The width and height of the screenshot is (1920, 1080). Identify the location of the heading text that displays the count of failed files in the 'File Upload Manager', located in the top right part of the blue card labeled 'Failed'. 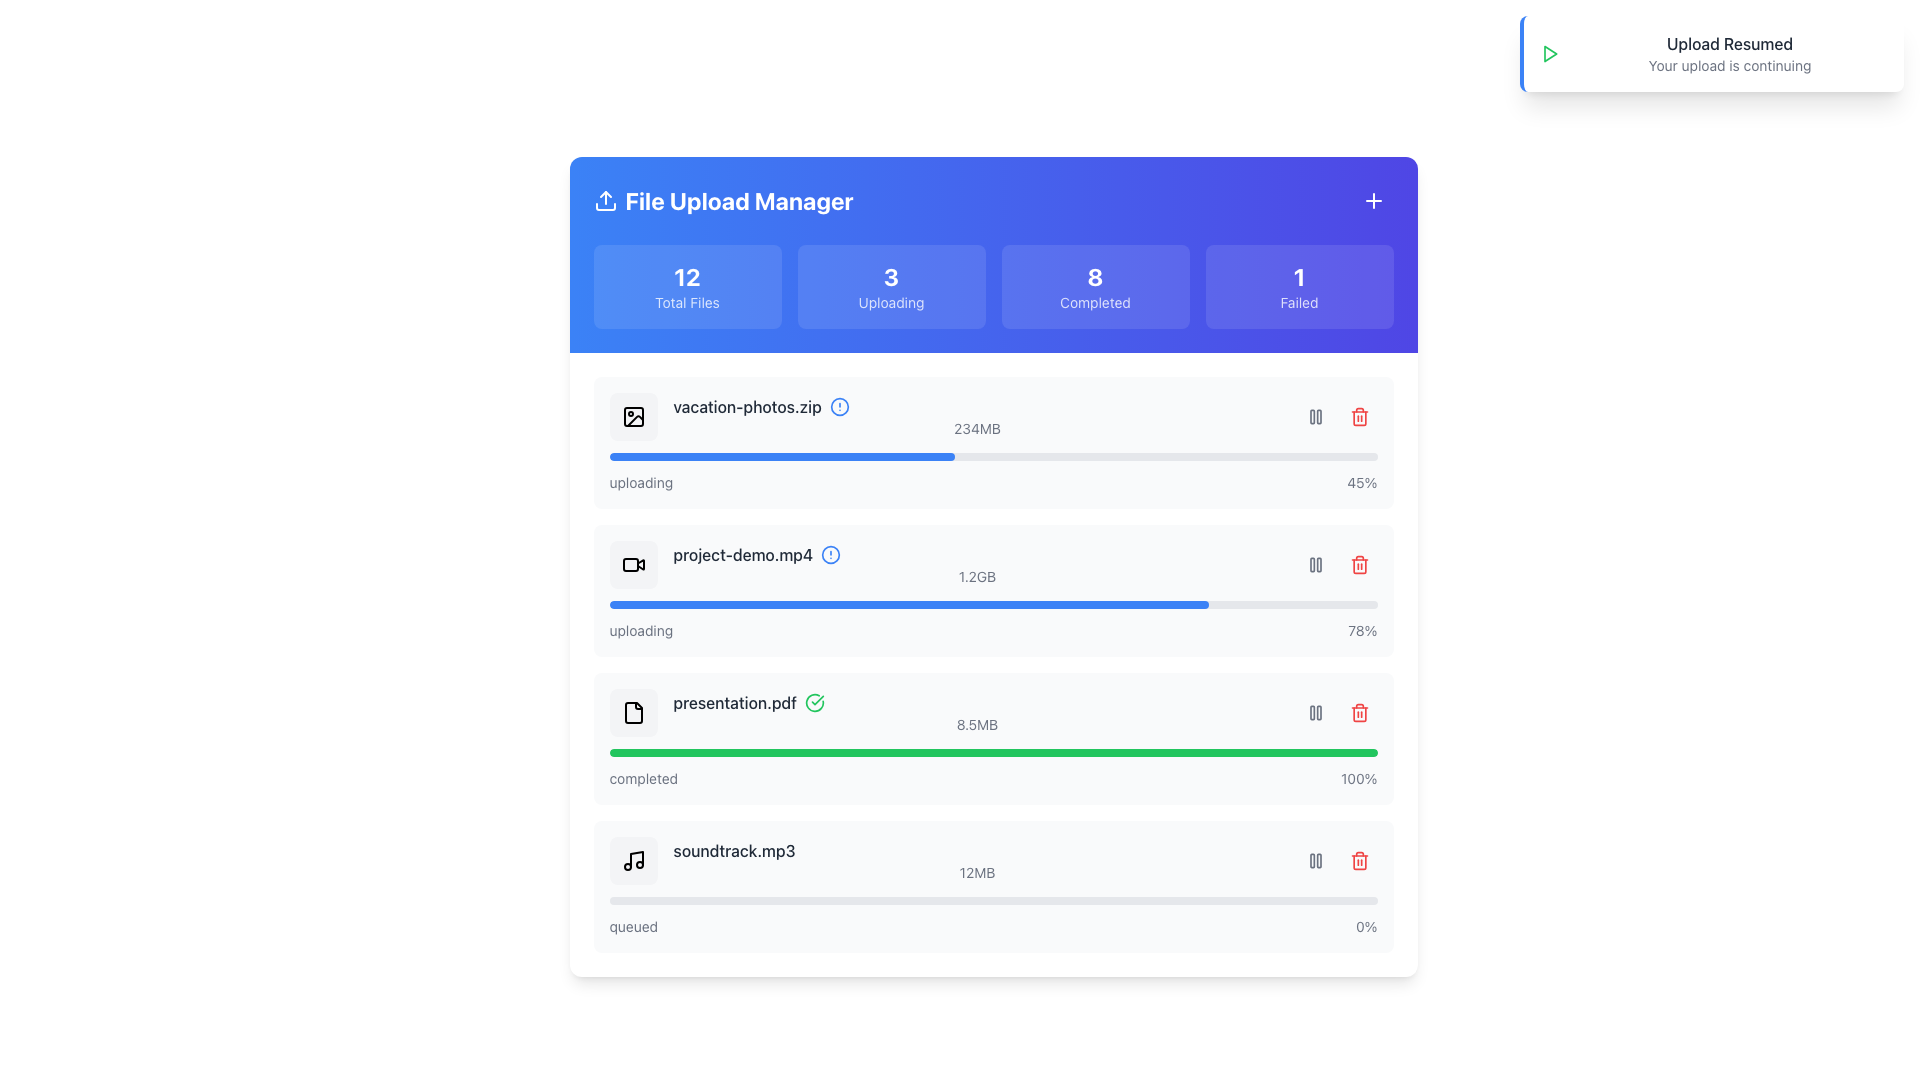
(1299, 277).